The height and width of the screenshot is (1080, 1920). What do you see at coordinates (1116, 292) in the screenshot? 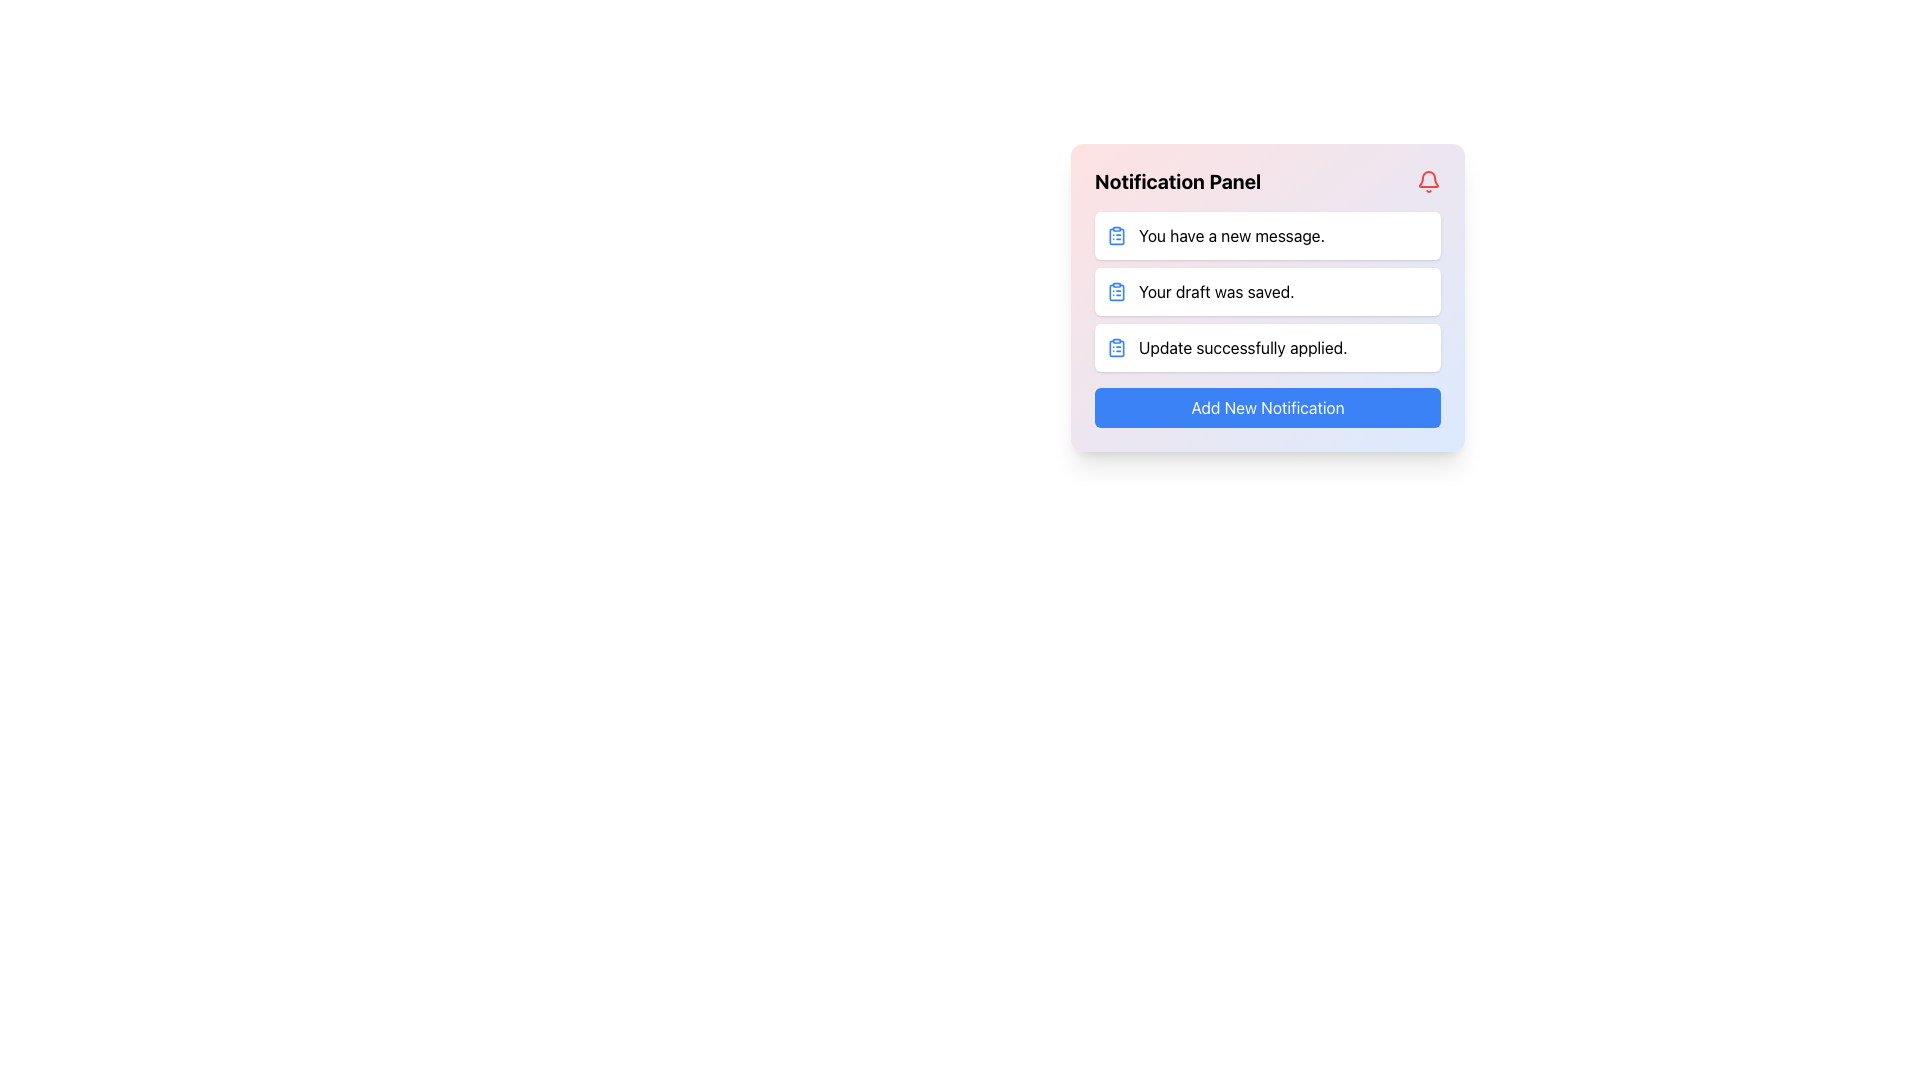
I see `the second graphical component of the clipboard icon, which is styled in blue and located to the left of the first notification message in the notification panel` at bounding box center [1116, 292].